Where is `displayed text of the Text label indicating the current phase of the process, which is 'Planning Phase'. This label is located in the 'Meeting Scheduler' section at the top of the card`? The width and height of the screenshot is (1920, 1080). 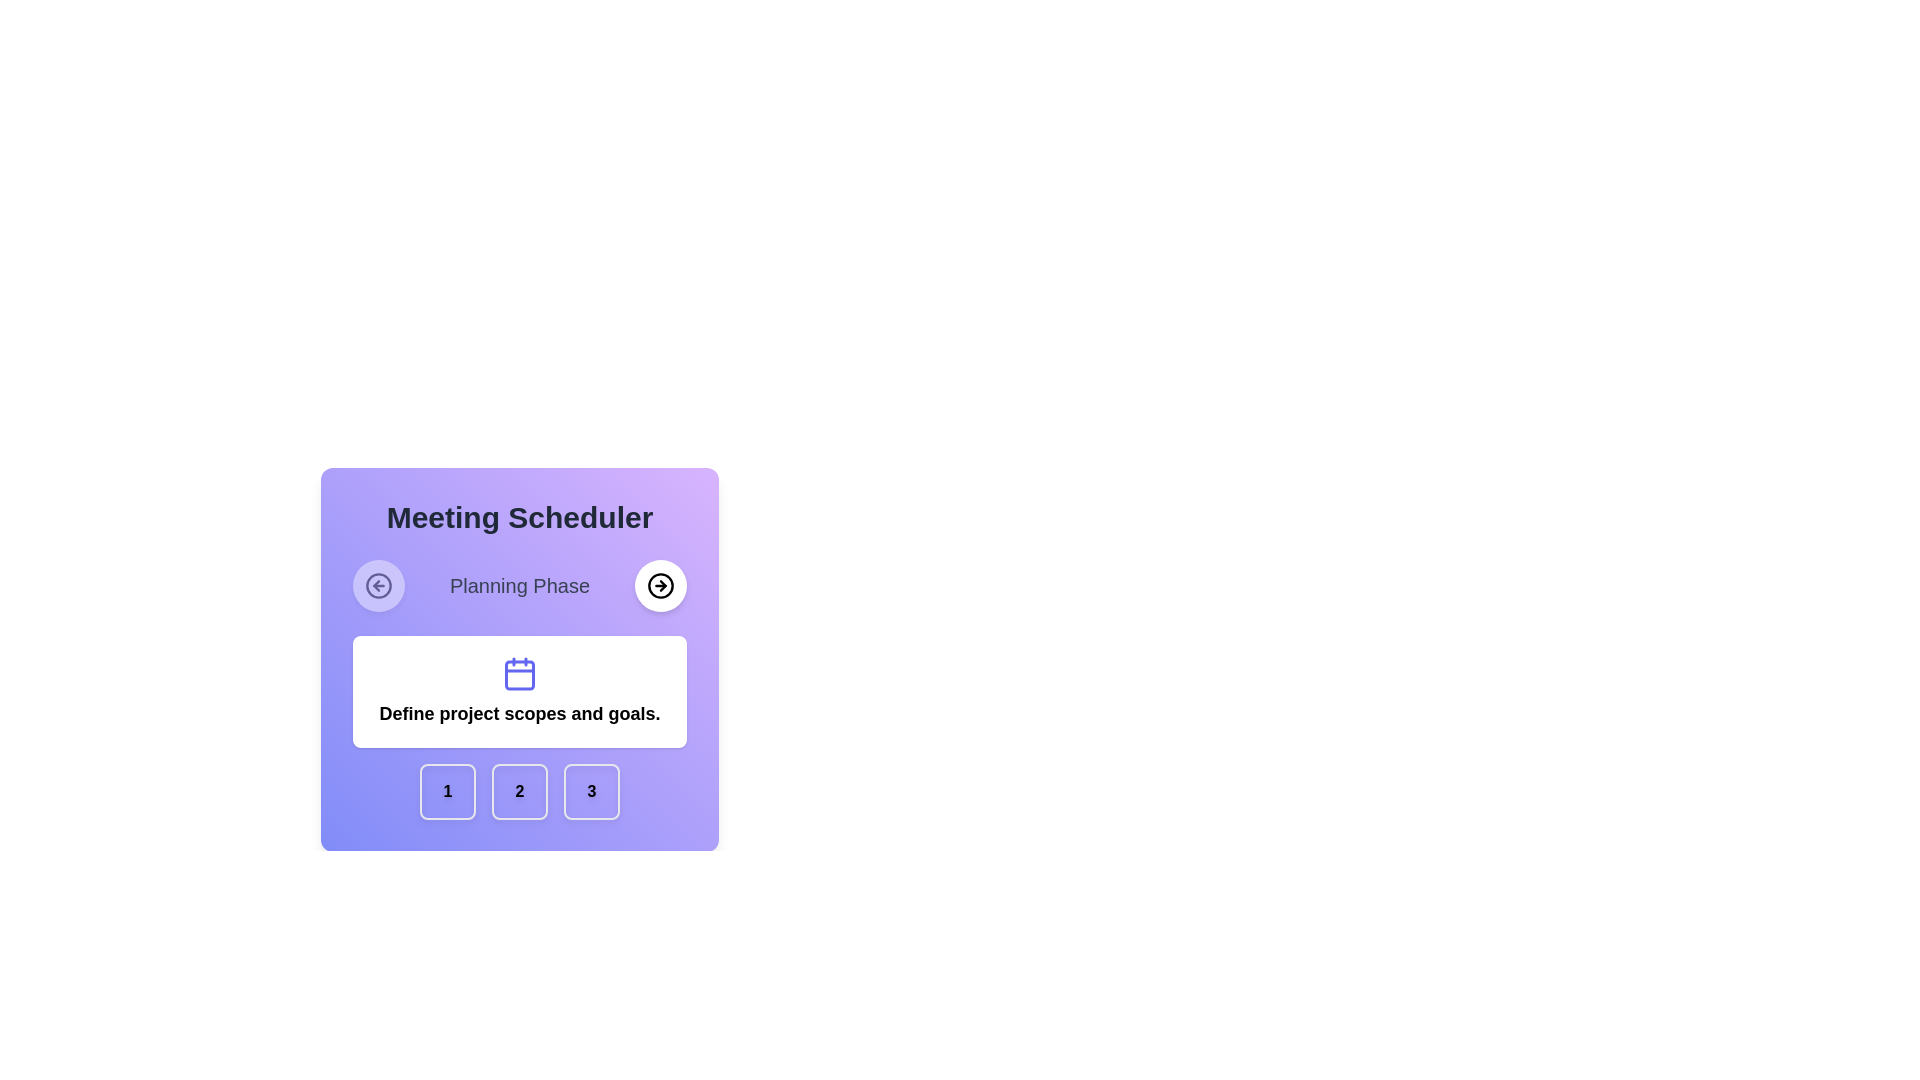
displayed text of the Text label indicating the current phase of the process, which is 'Planning Phase'. This label is located in the 'Meeting Scheduler' section at the top of the card is located at coordinates (519, 585).